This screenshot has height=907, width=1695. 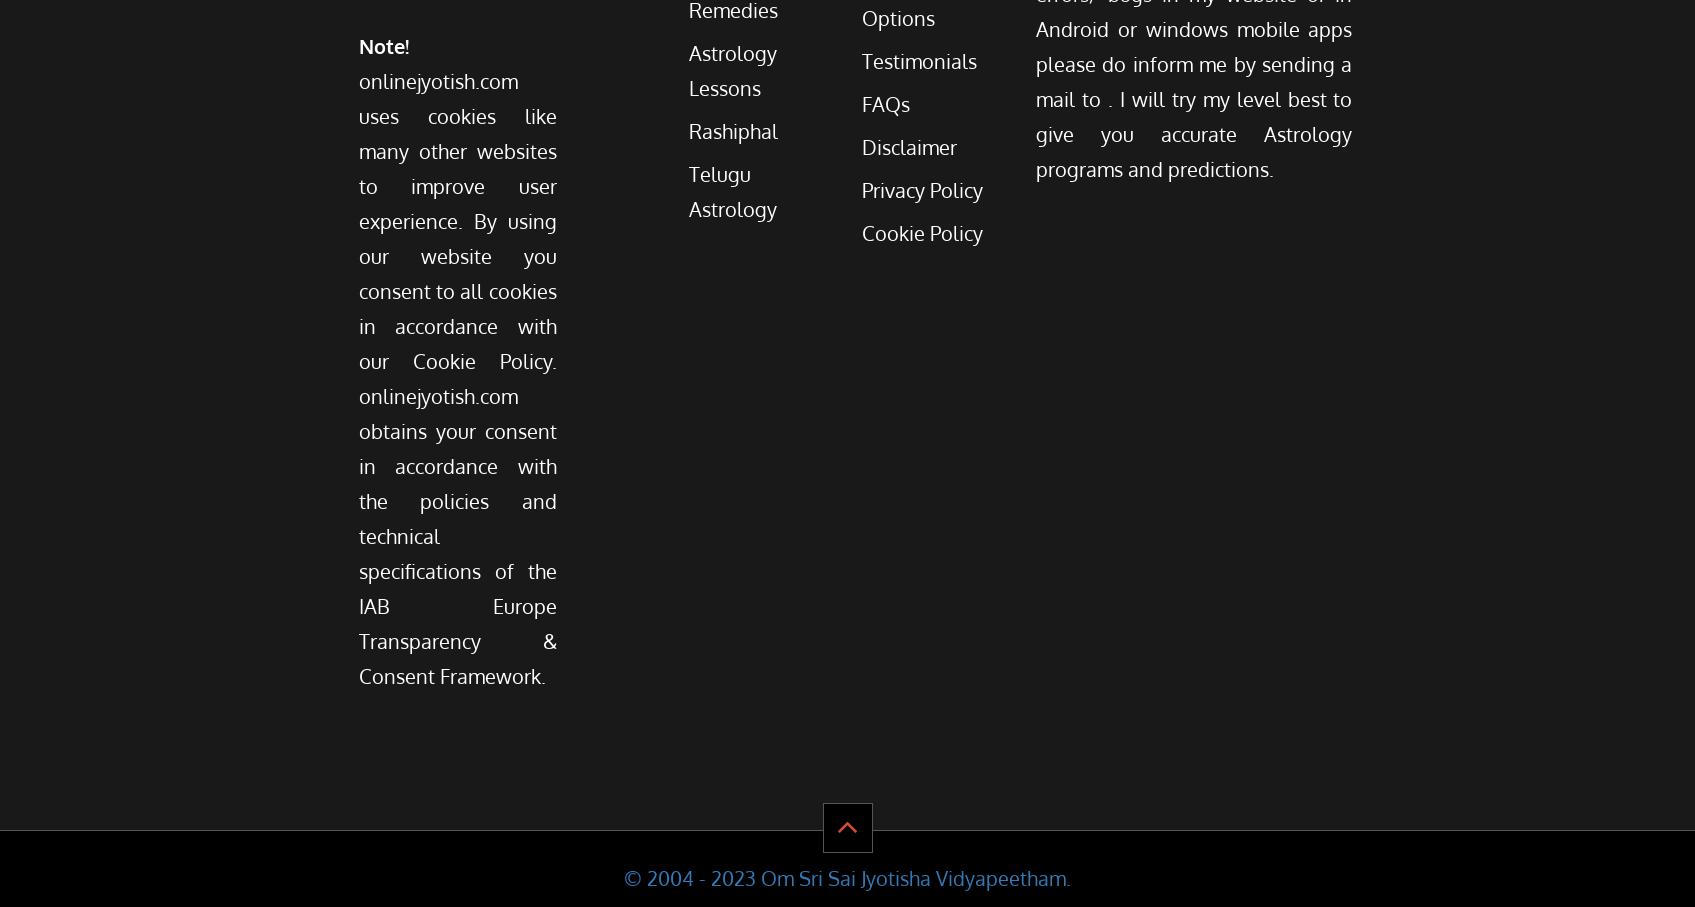 I want to click on 'Privacy Policy', so click(x=922, y=189).